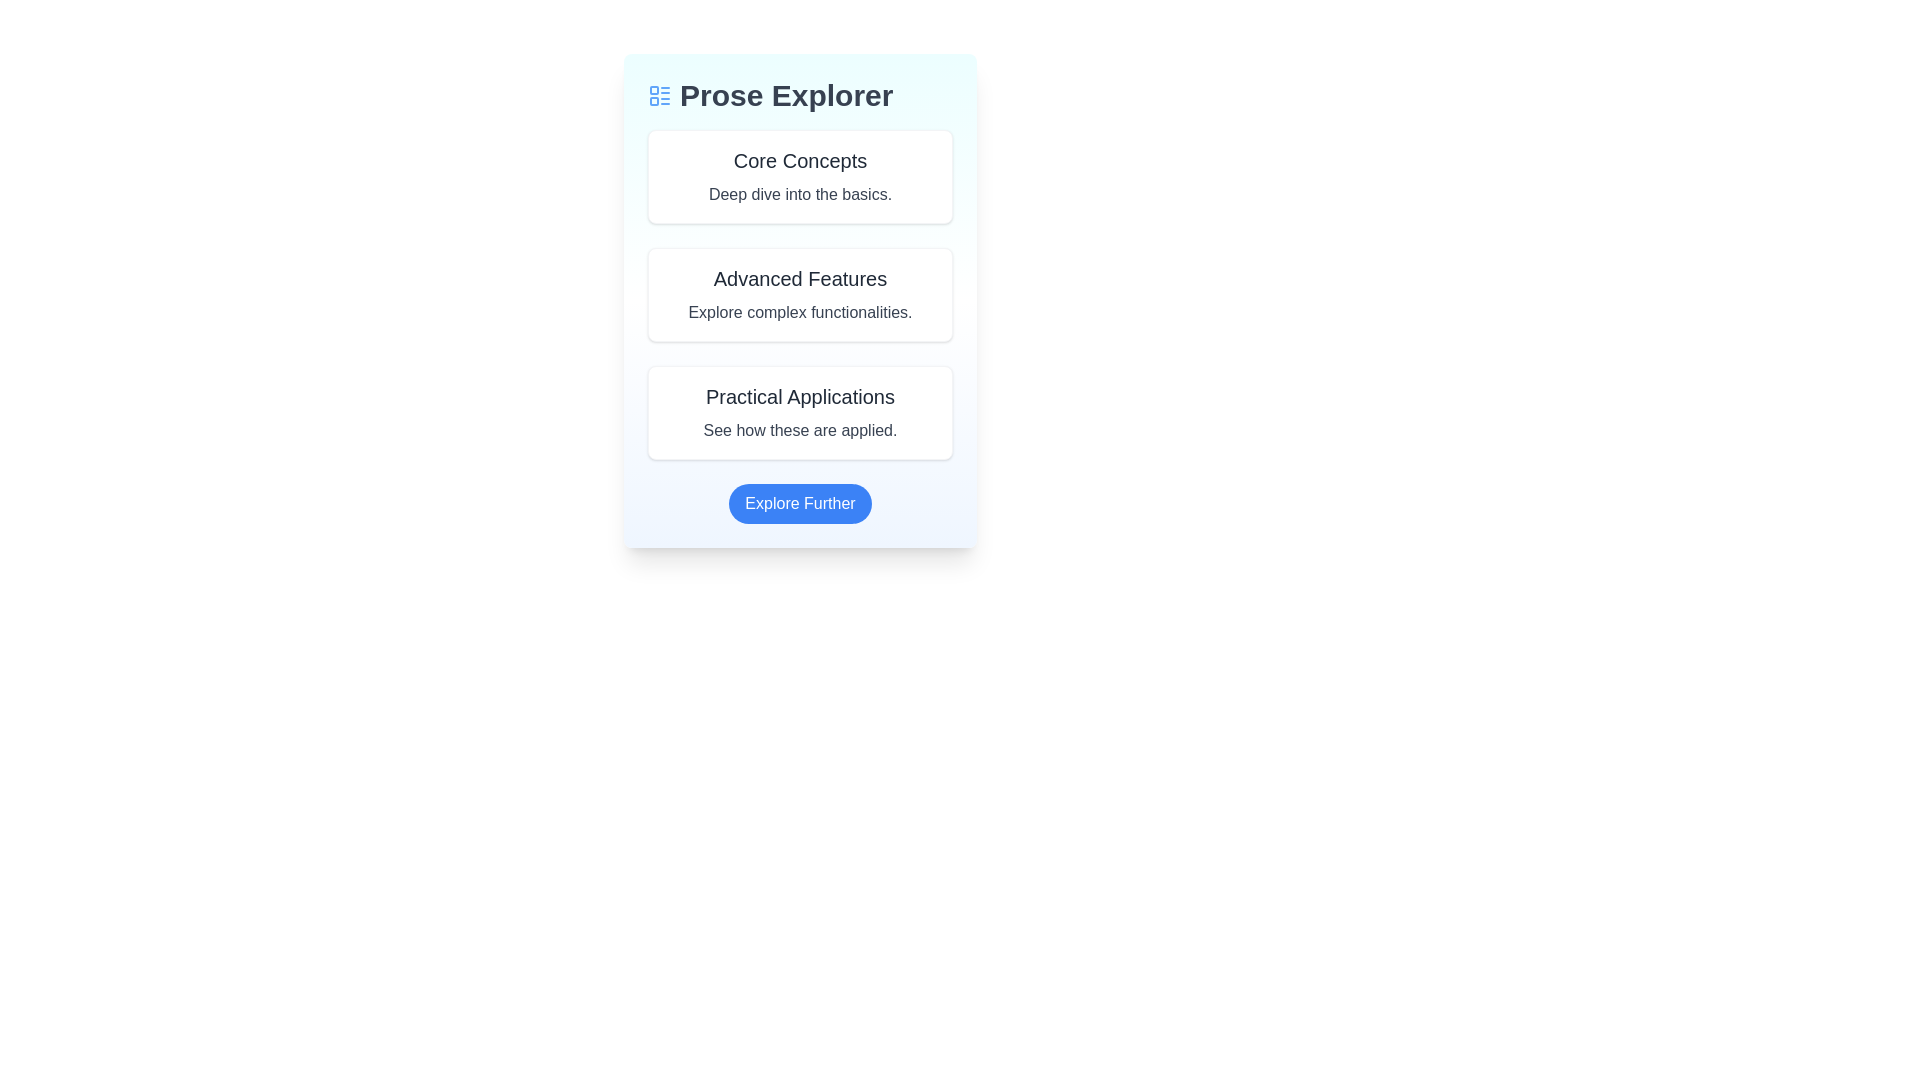 The height and width of the screenshot is (1080, 1920). What do you see at coordinates (660, 96) in the screenshot?
I see `the icon located at the top-left corner of the interface, next to the 'Prose Explorer' heading` at bounding box center [660, 96].